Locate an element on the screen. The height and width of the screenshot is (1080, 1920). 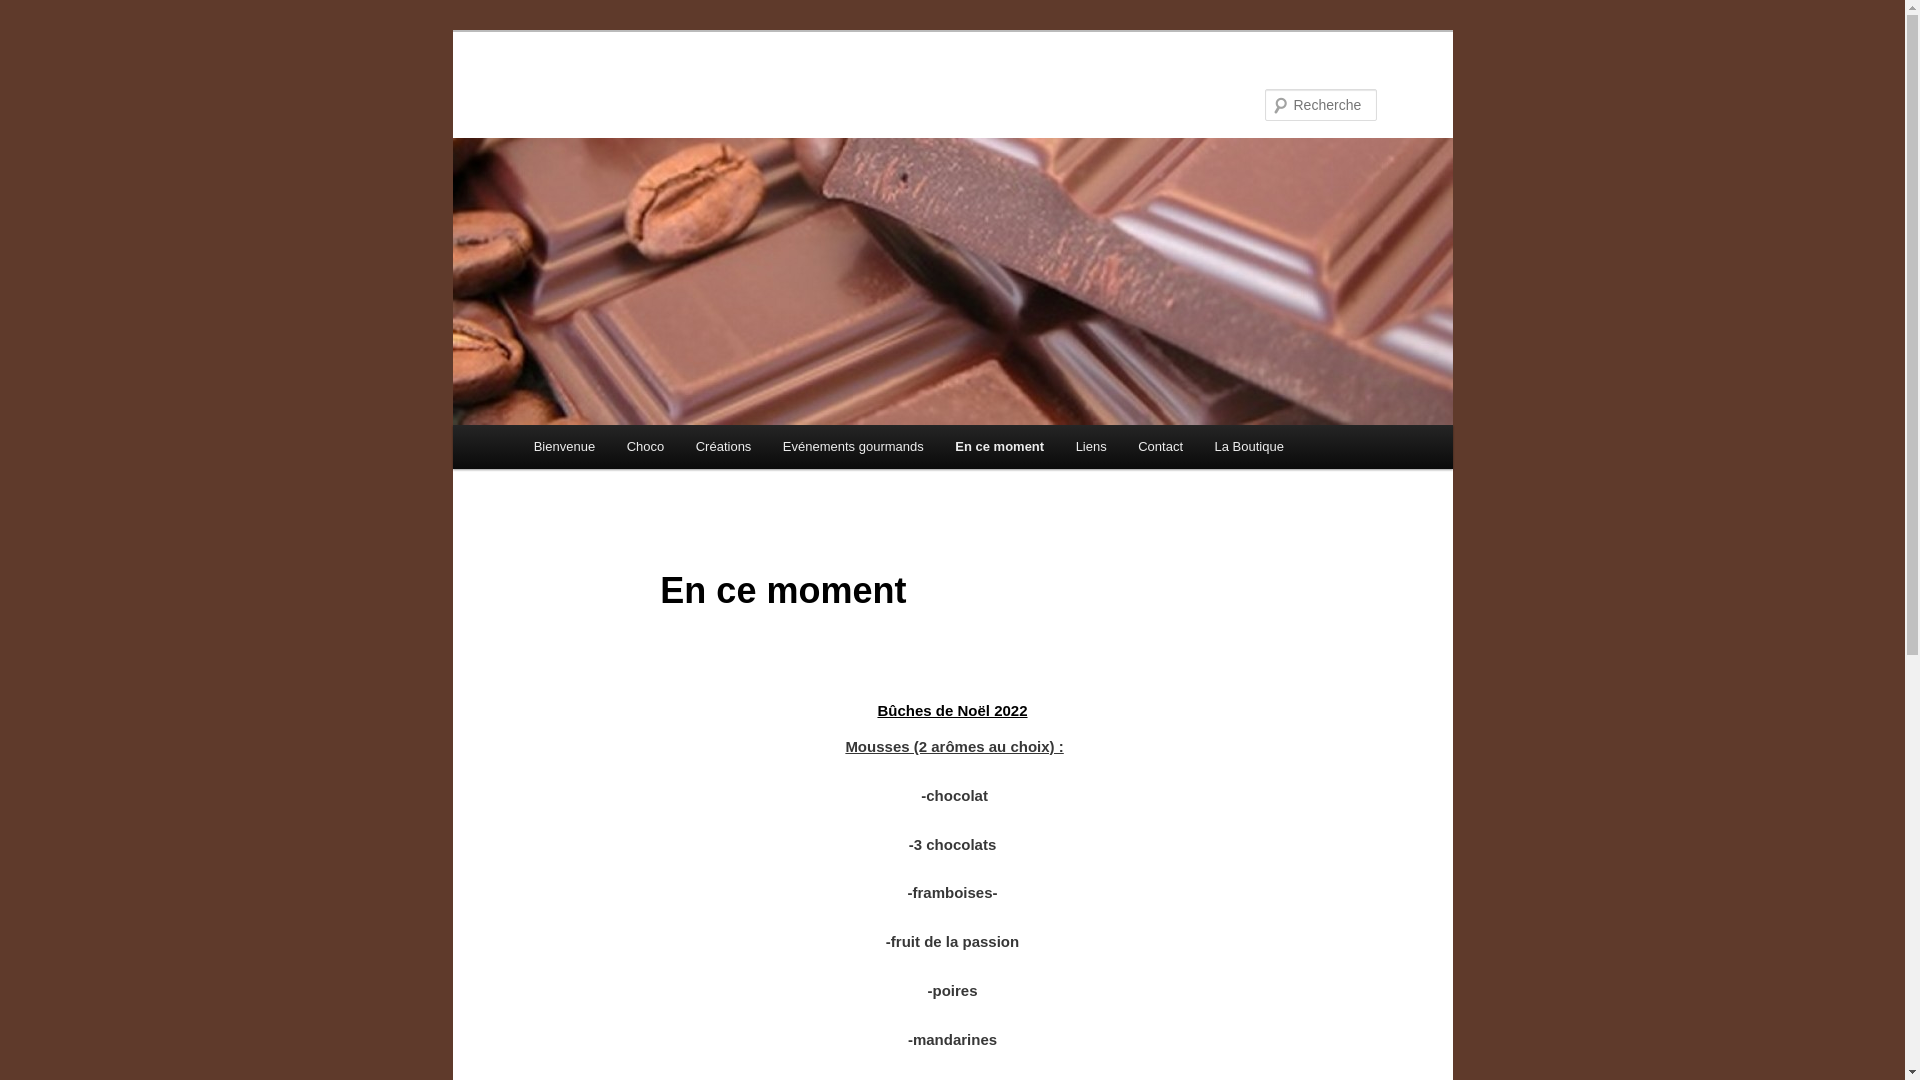
'Aller au contenu secondaire' is located at coordinates (528, 450).